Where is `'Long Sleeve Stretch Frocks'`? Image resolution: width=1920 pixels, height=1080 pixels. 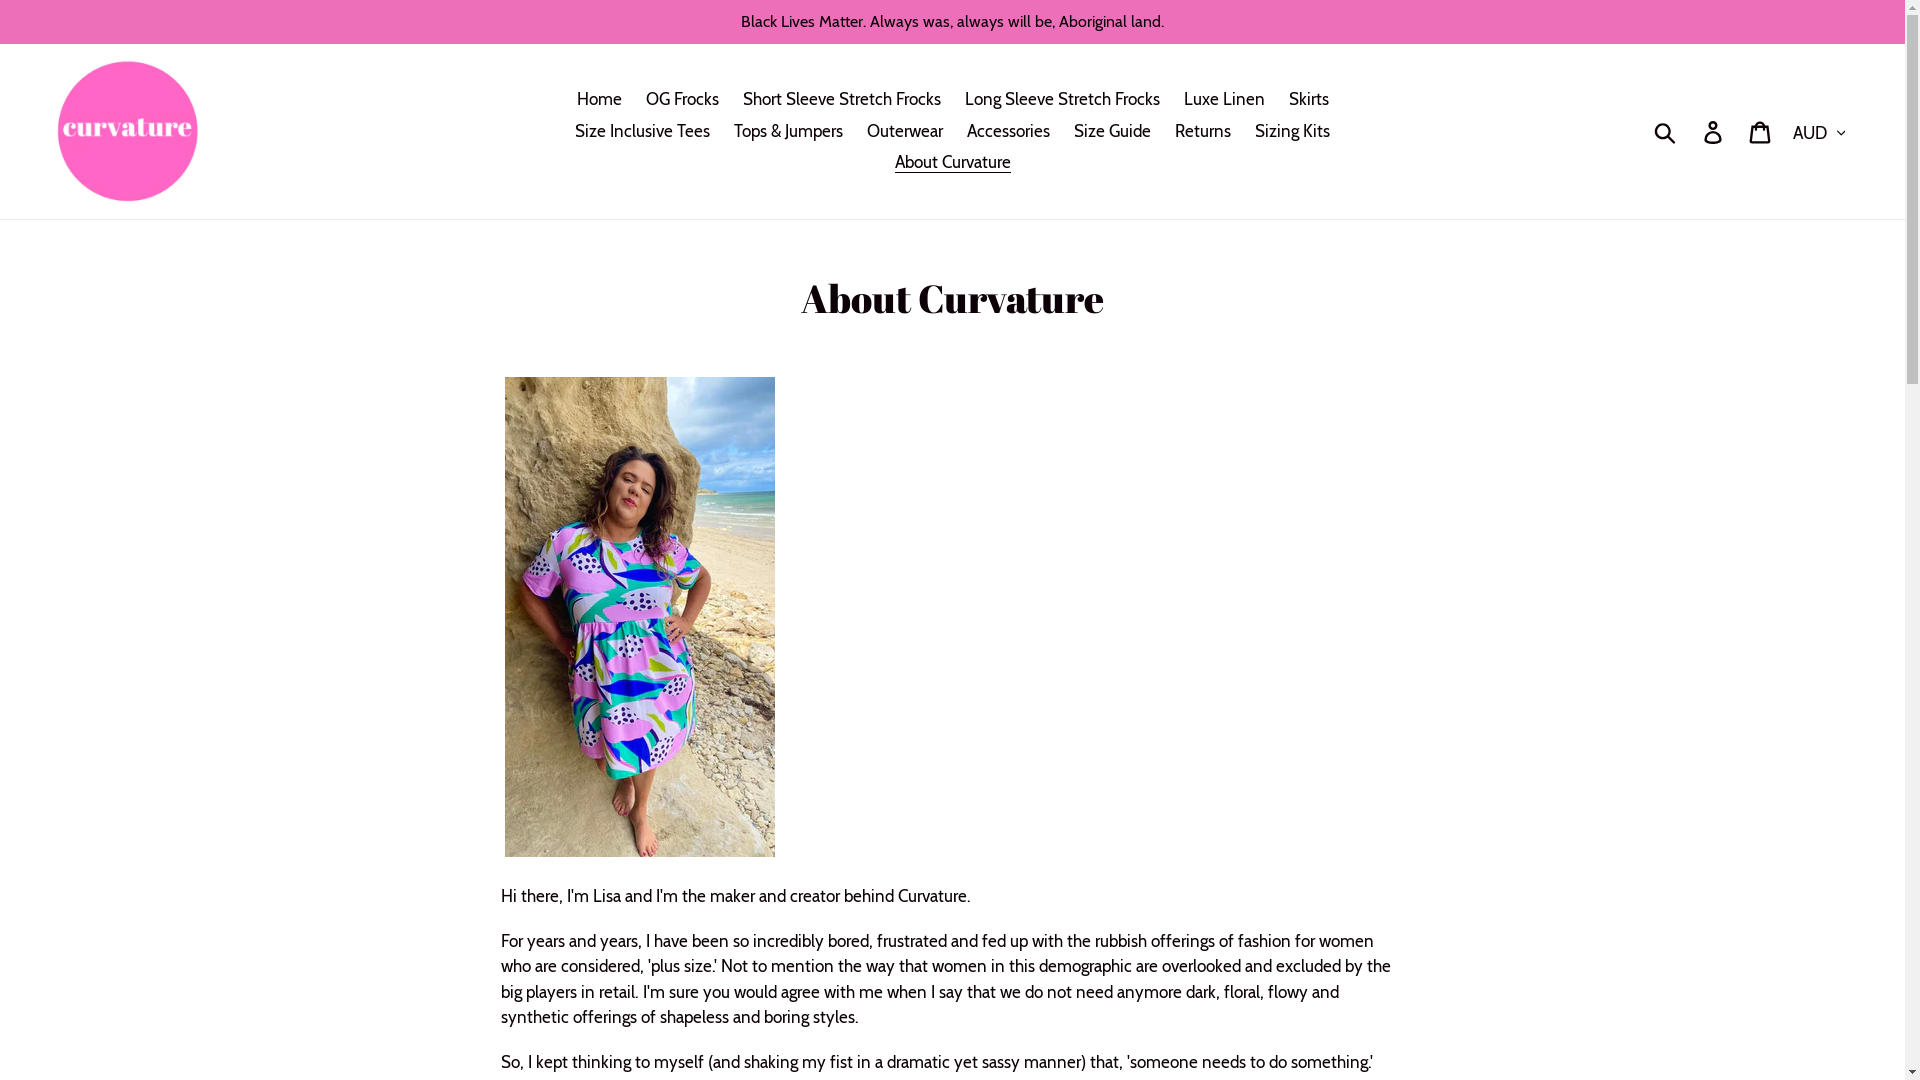
'Long Sleeve Stretch Frocks' is located at coordinates (1060, 100).